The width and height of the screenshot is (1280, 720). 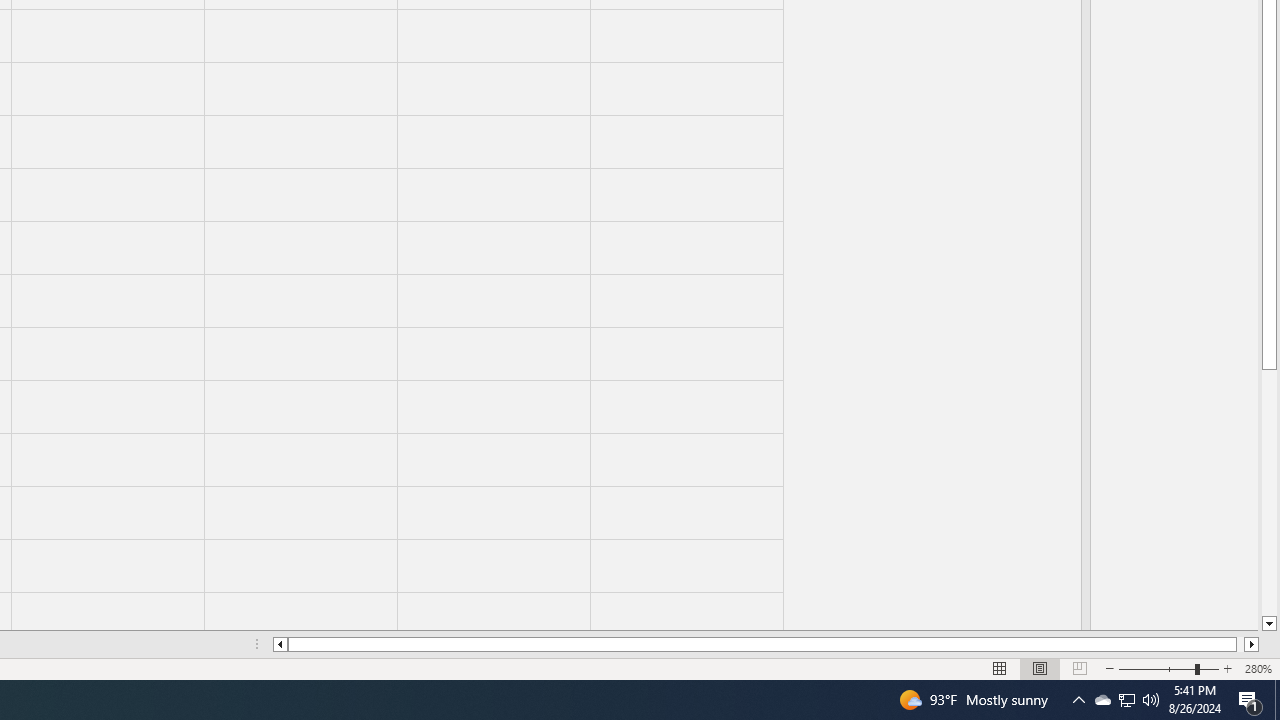 I want to click on 'Line down', so click(x=1268, y=623).